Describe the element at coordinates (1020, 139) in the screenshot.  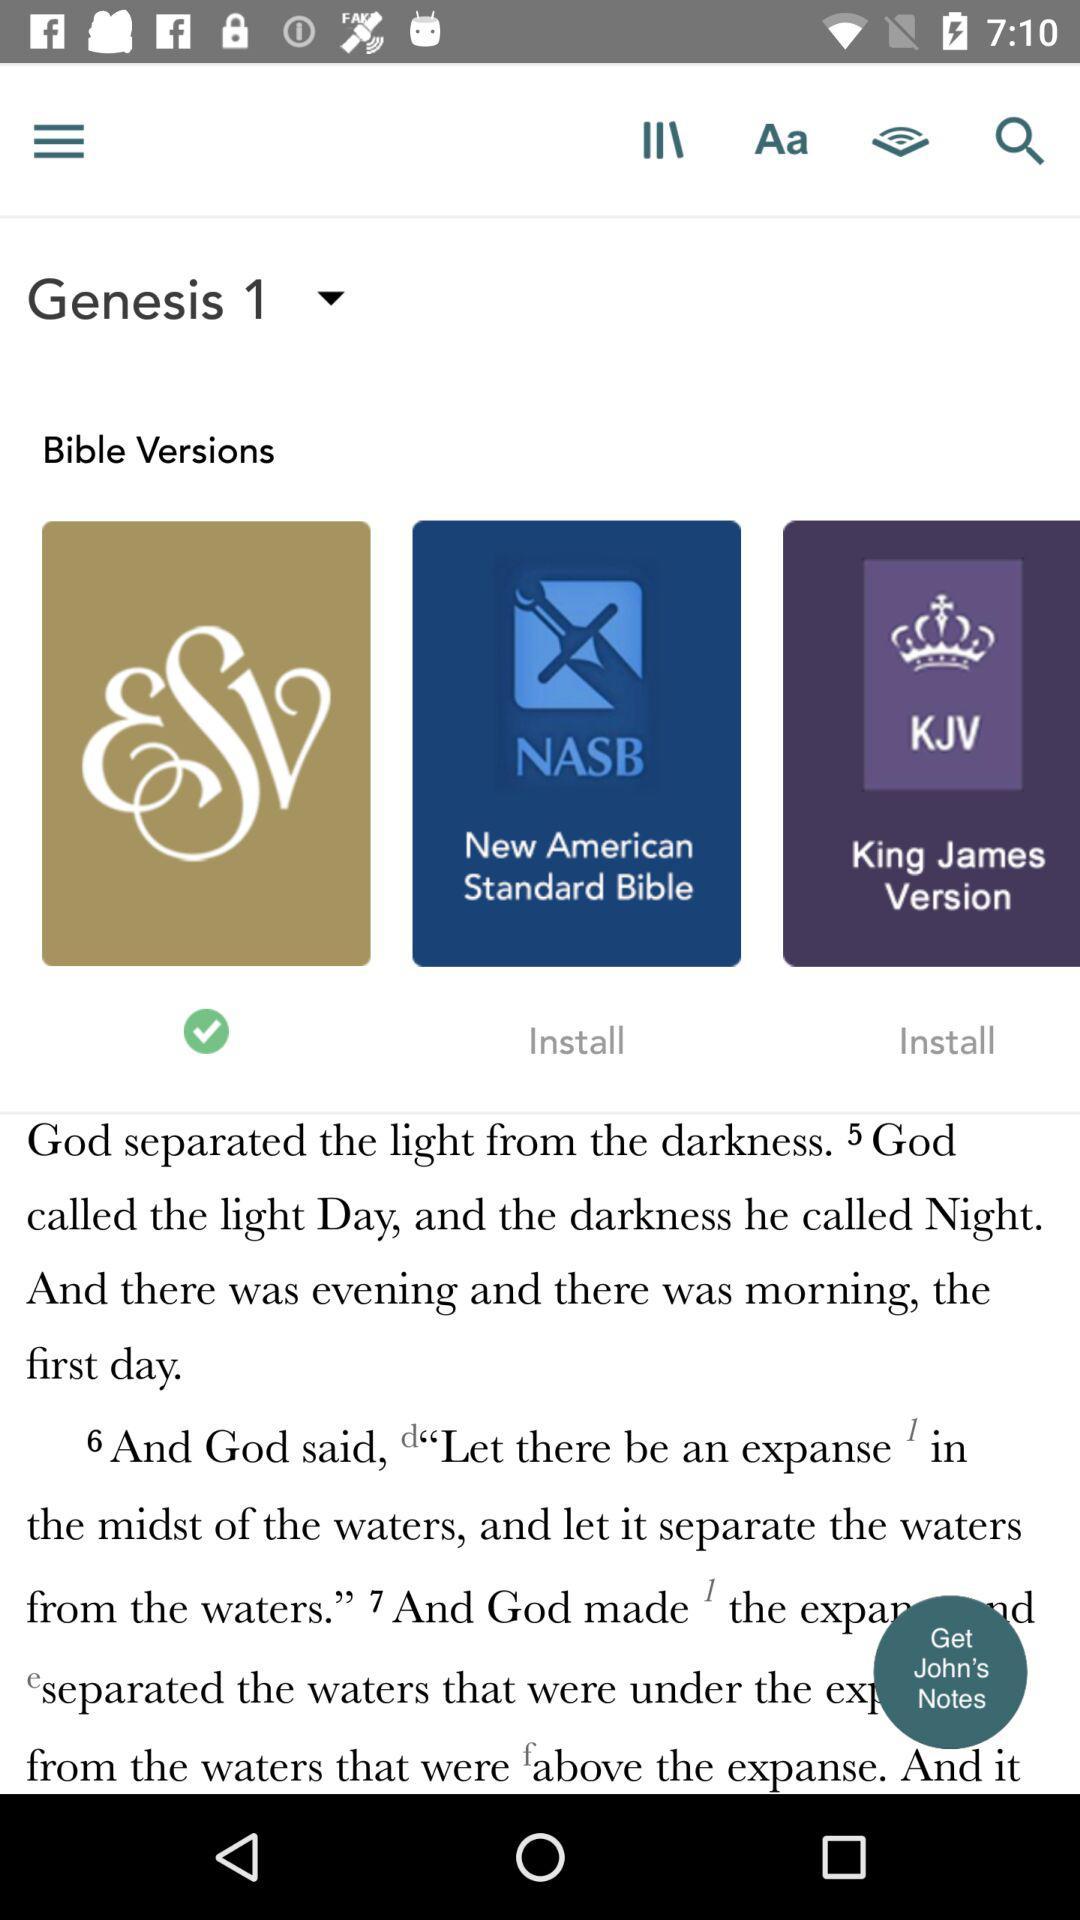
I see `search` at that location.